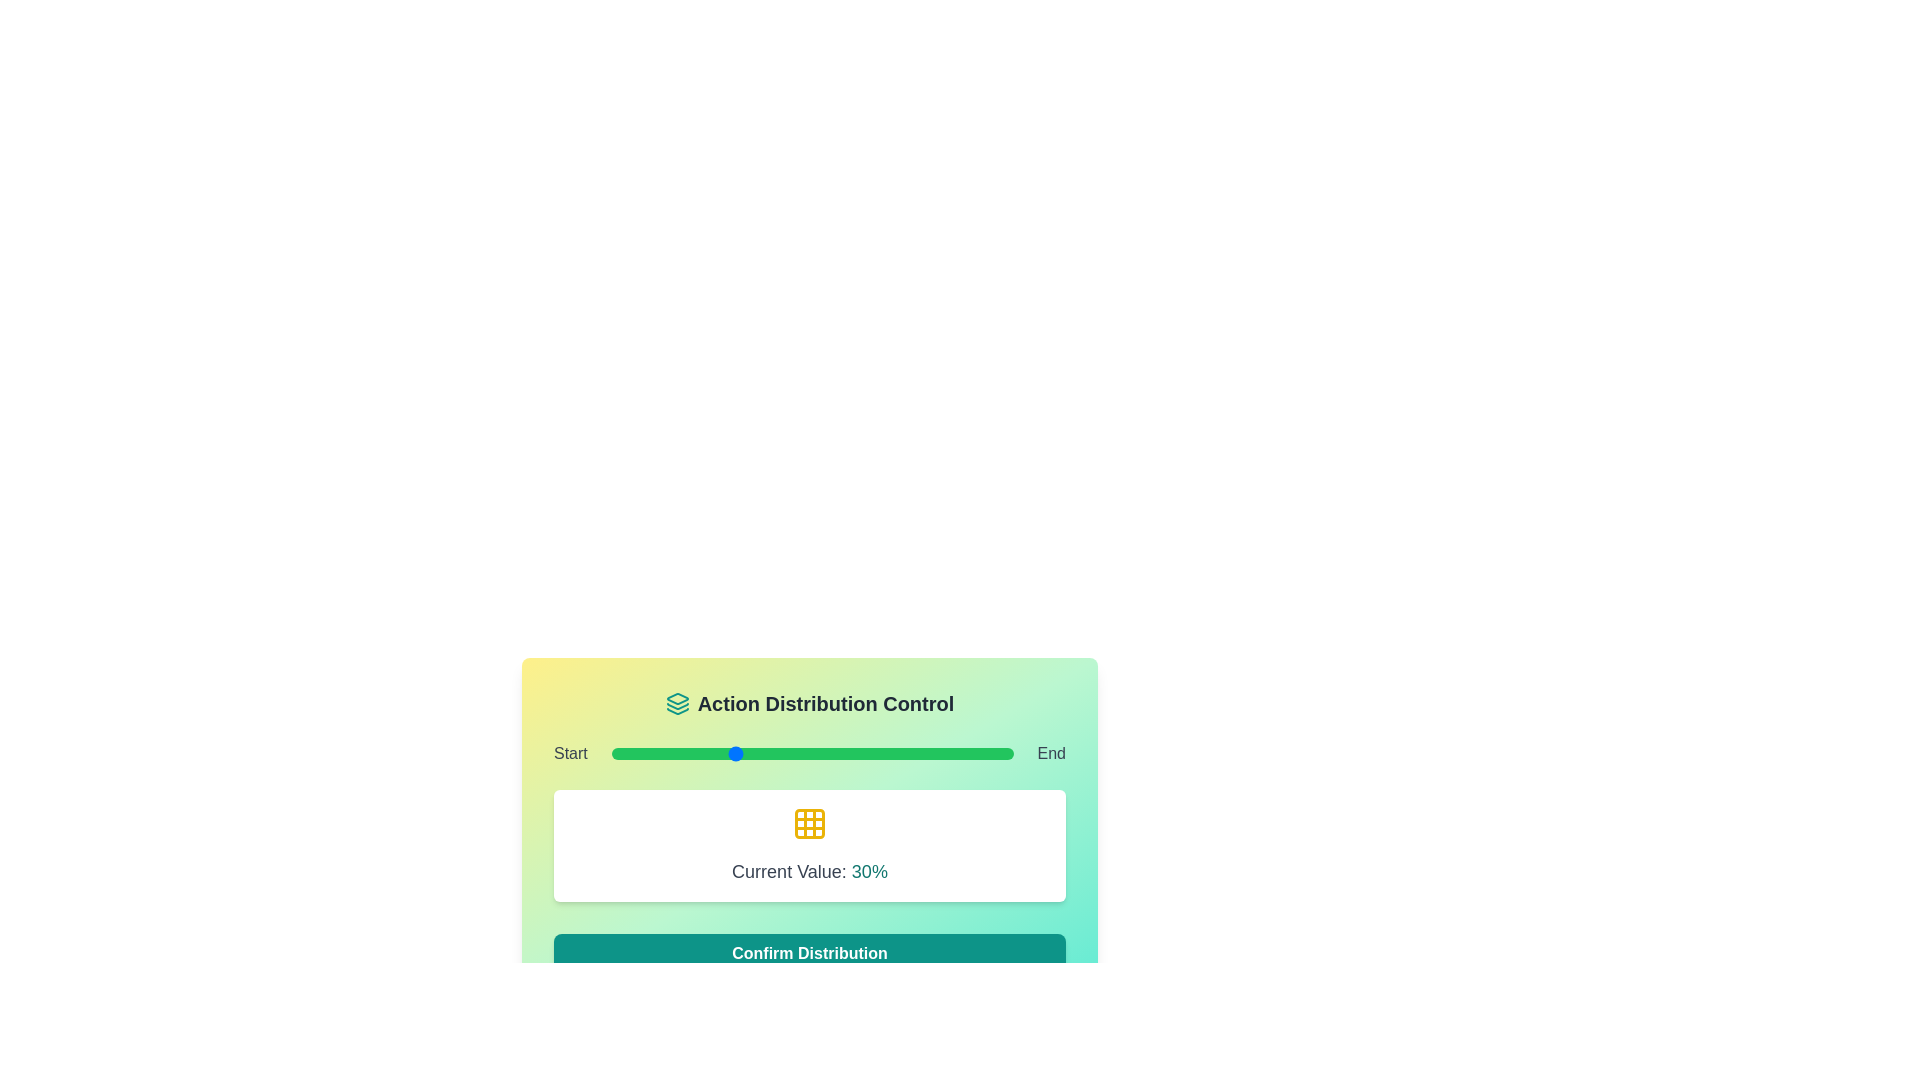 This screenshot has width=1920, height=1080. Describe the element at coordinates (912, 753) in the screenshot. I see `the slider to set its value to 75%` at that location.